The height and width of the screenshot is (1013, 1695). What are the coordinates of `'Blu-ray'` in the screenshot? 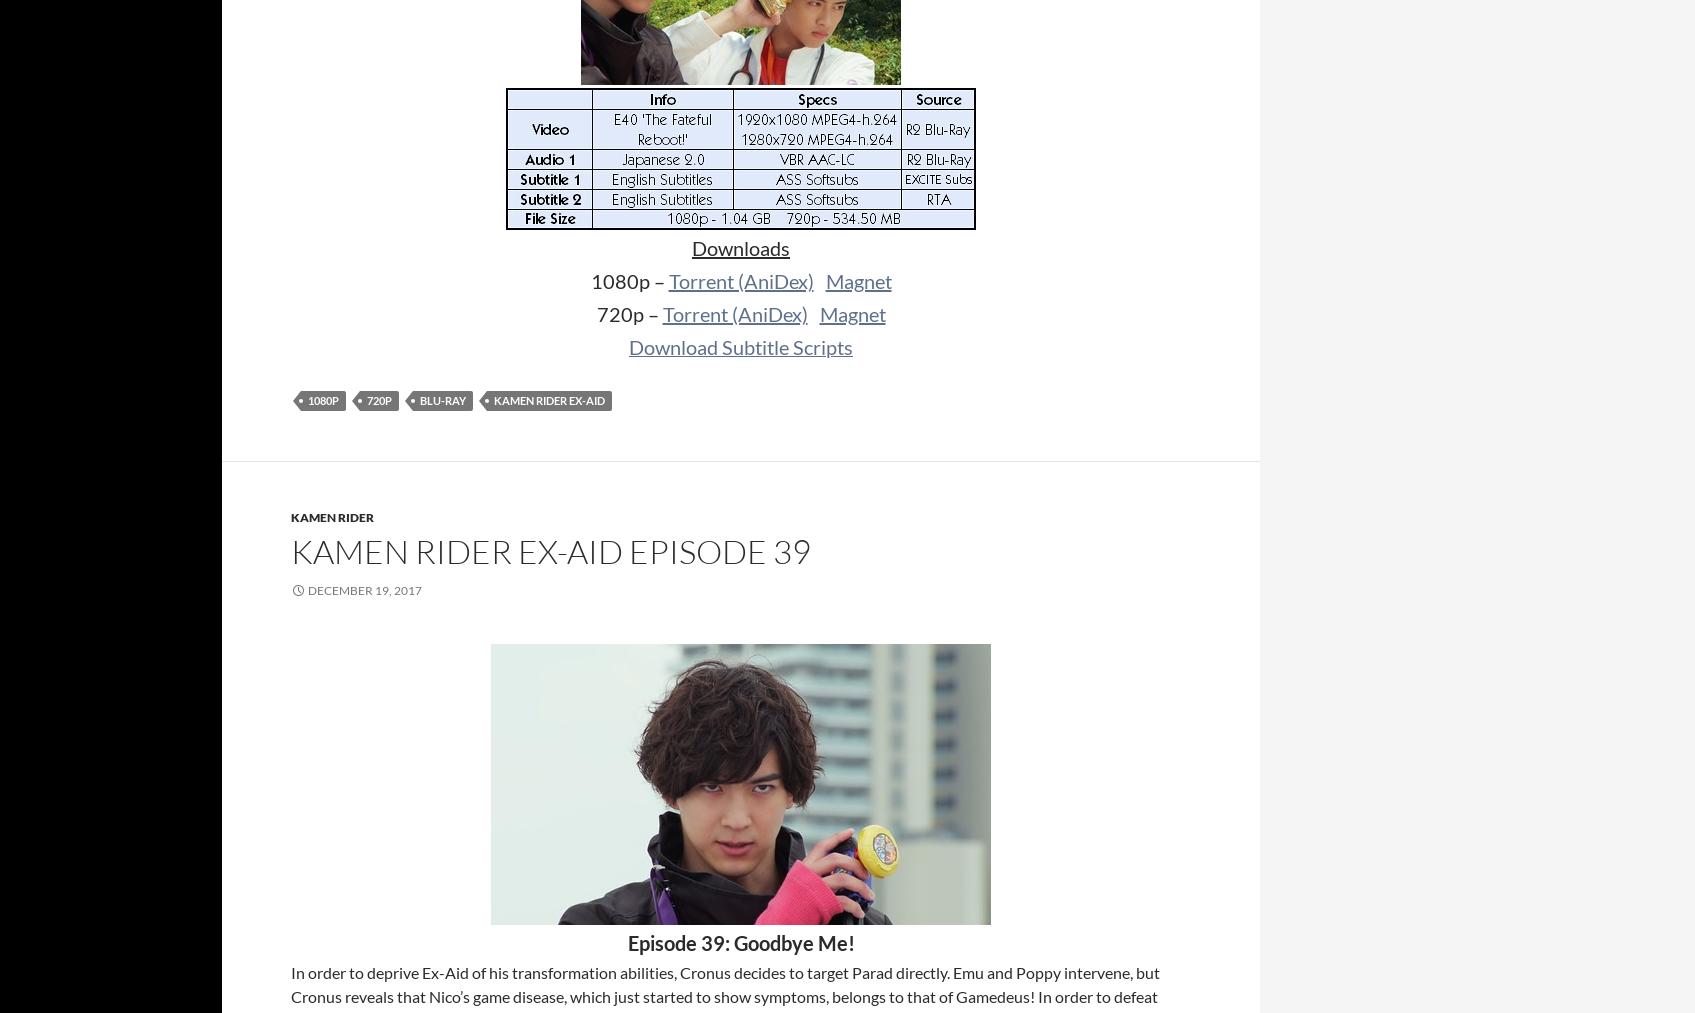 It's located at (420, 400).